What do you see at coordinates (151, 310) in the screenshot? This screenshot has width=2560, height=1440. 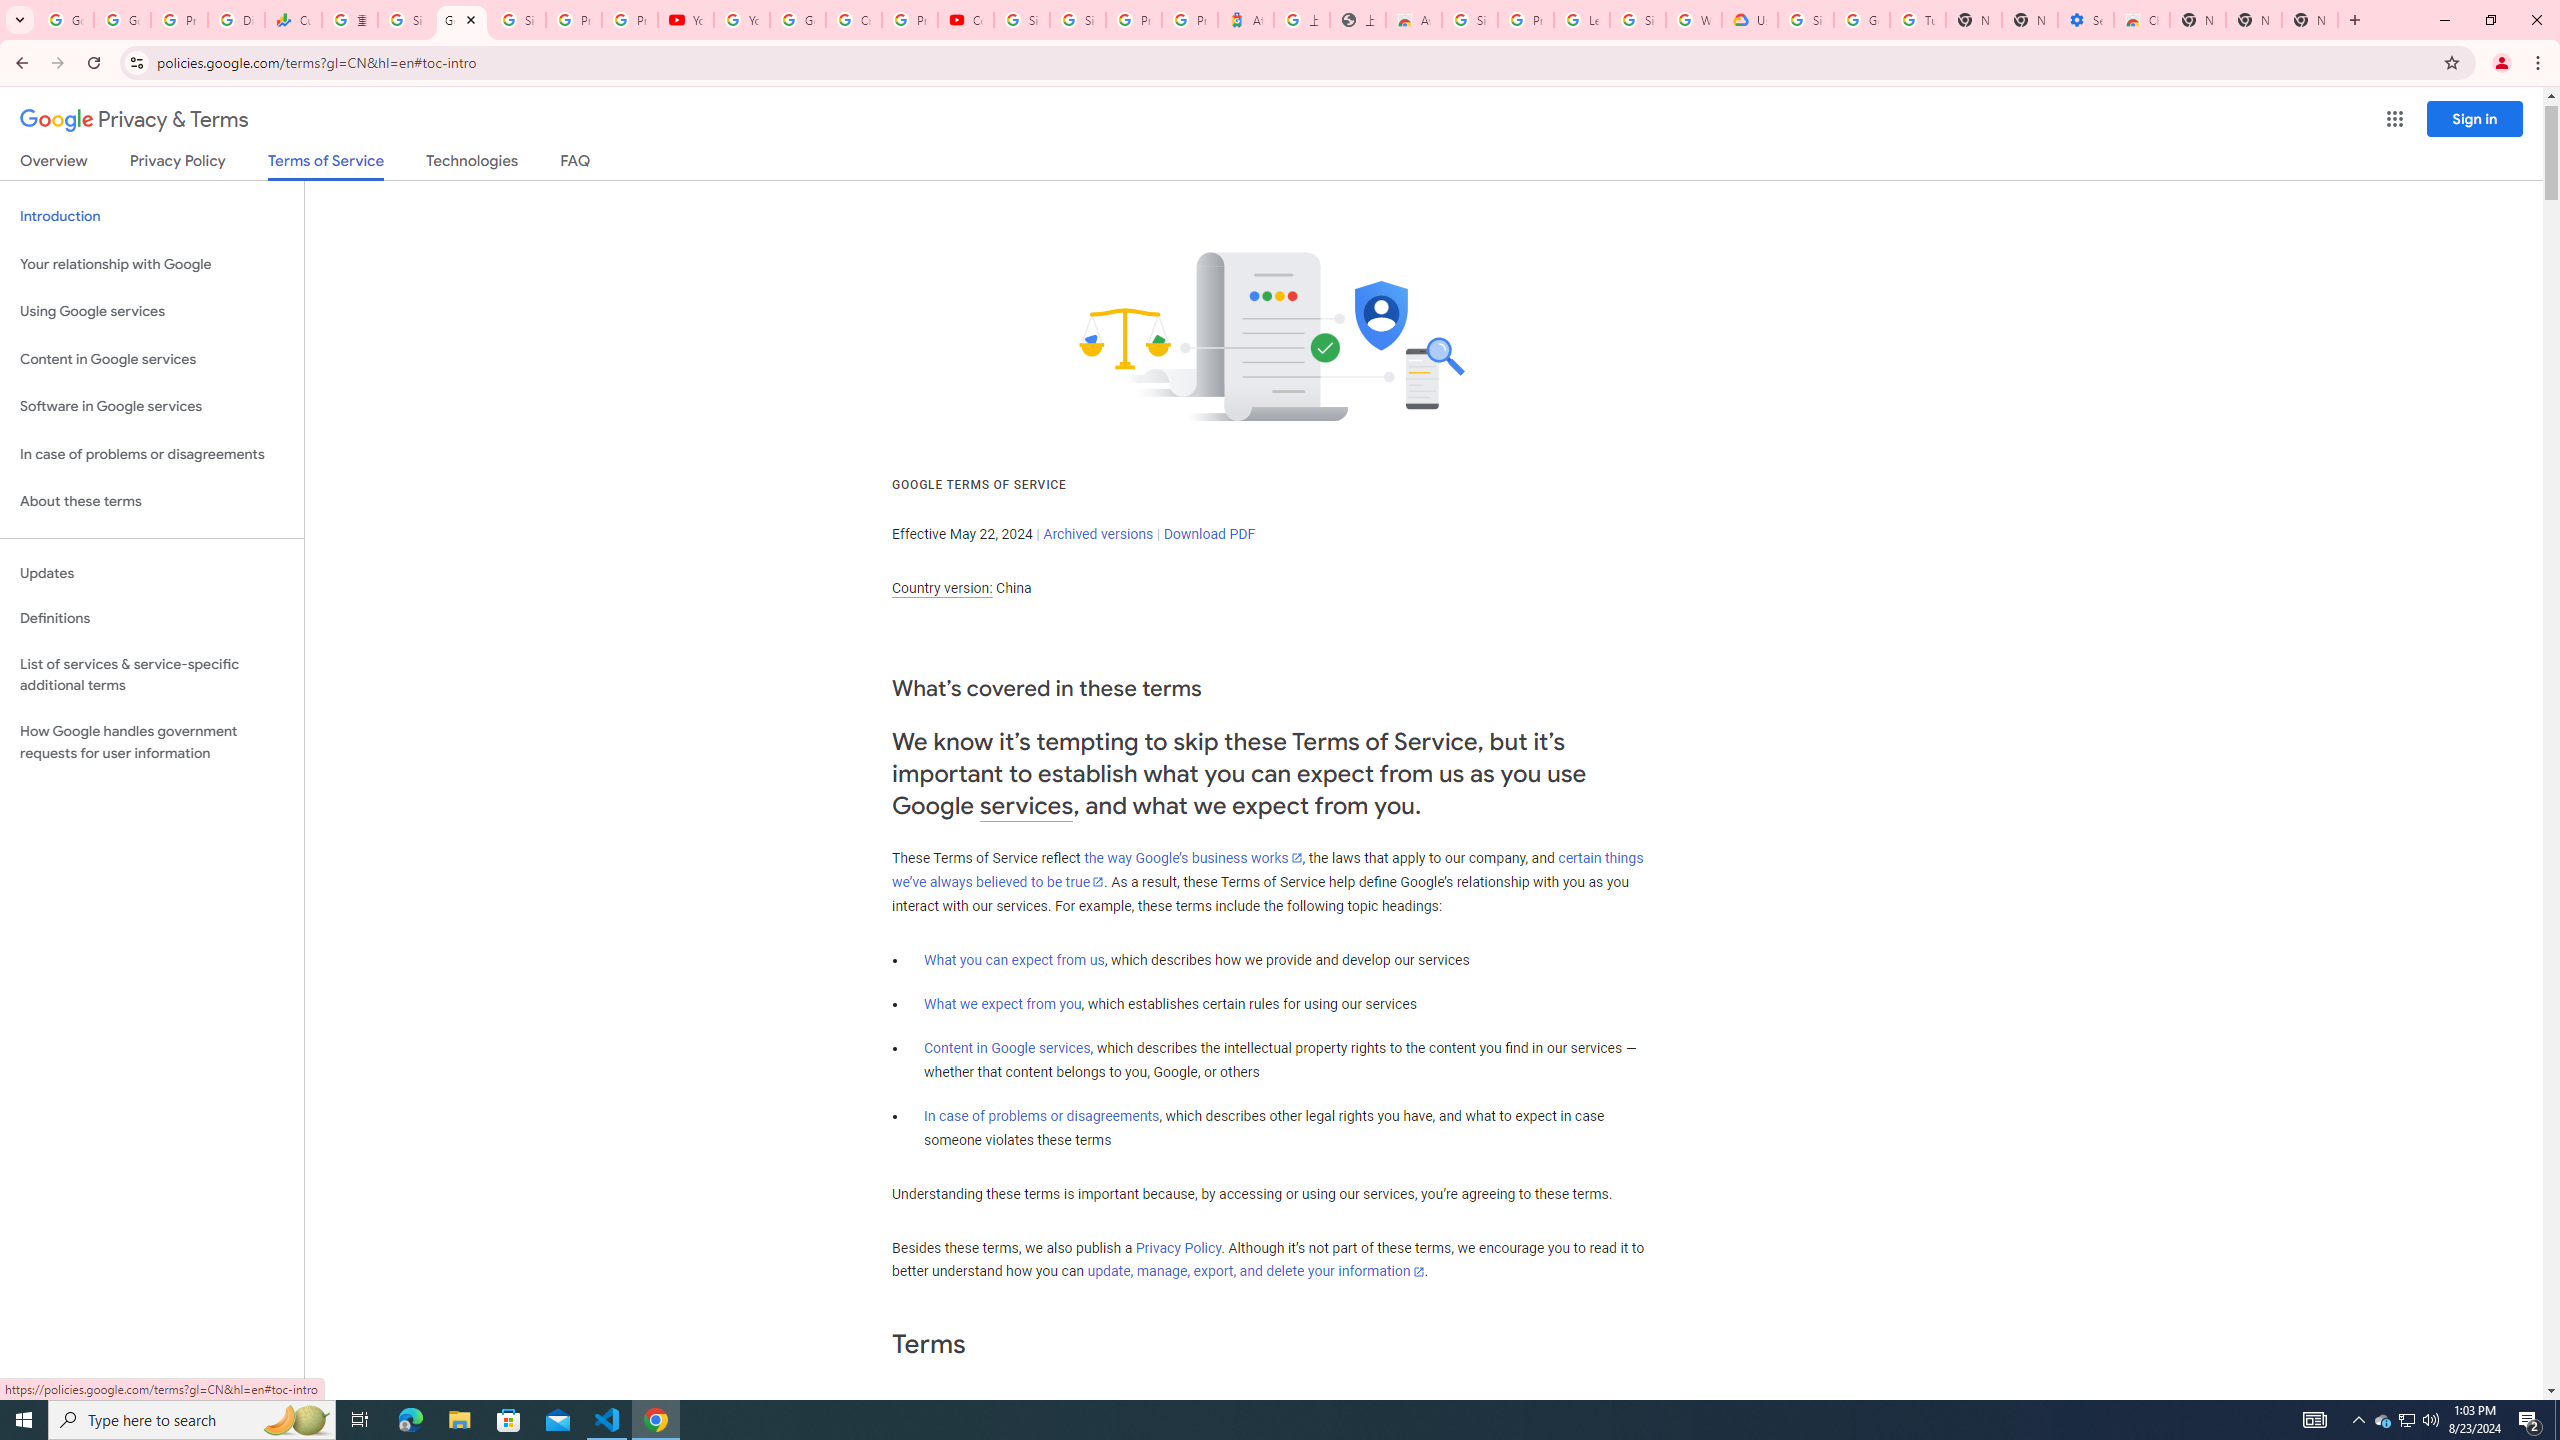 I see `'Using Google services'` at bounding box center [151, 310].